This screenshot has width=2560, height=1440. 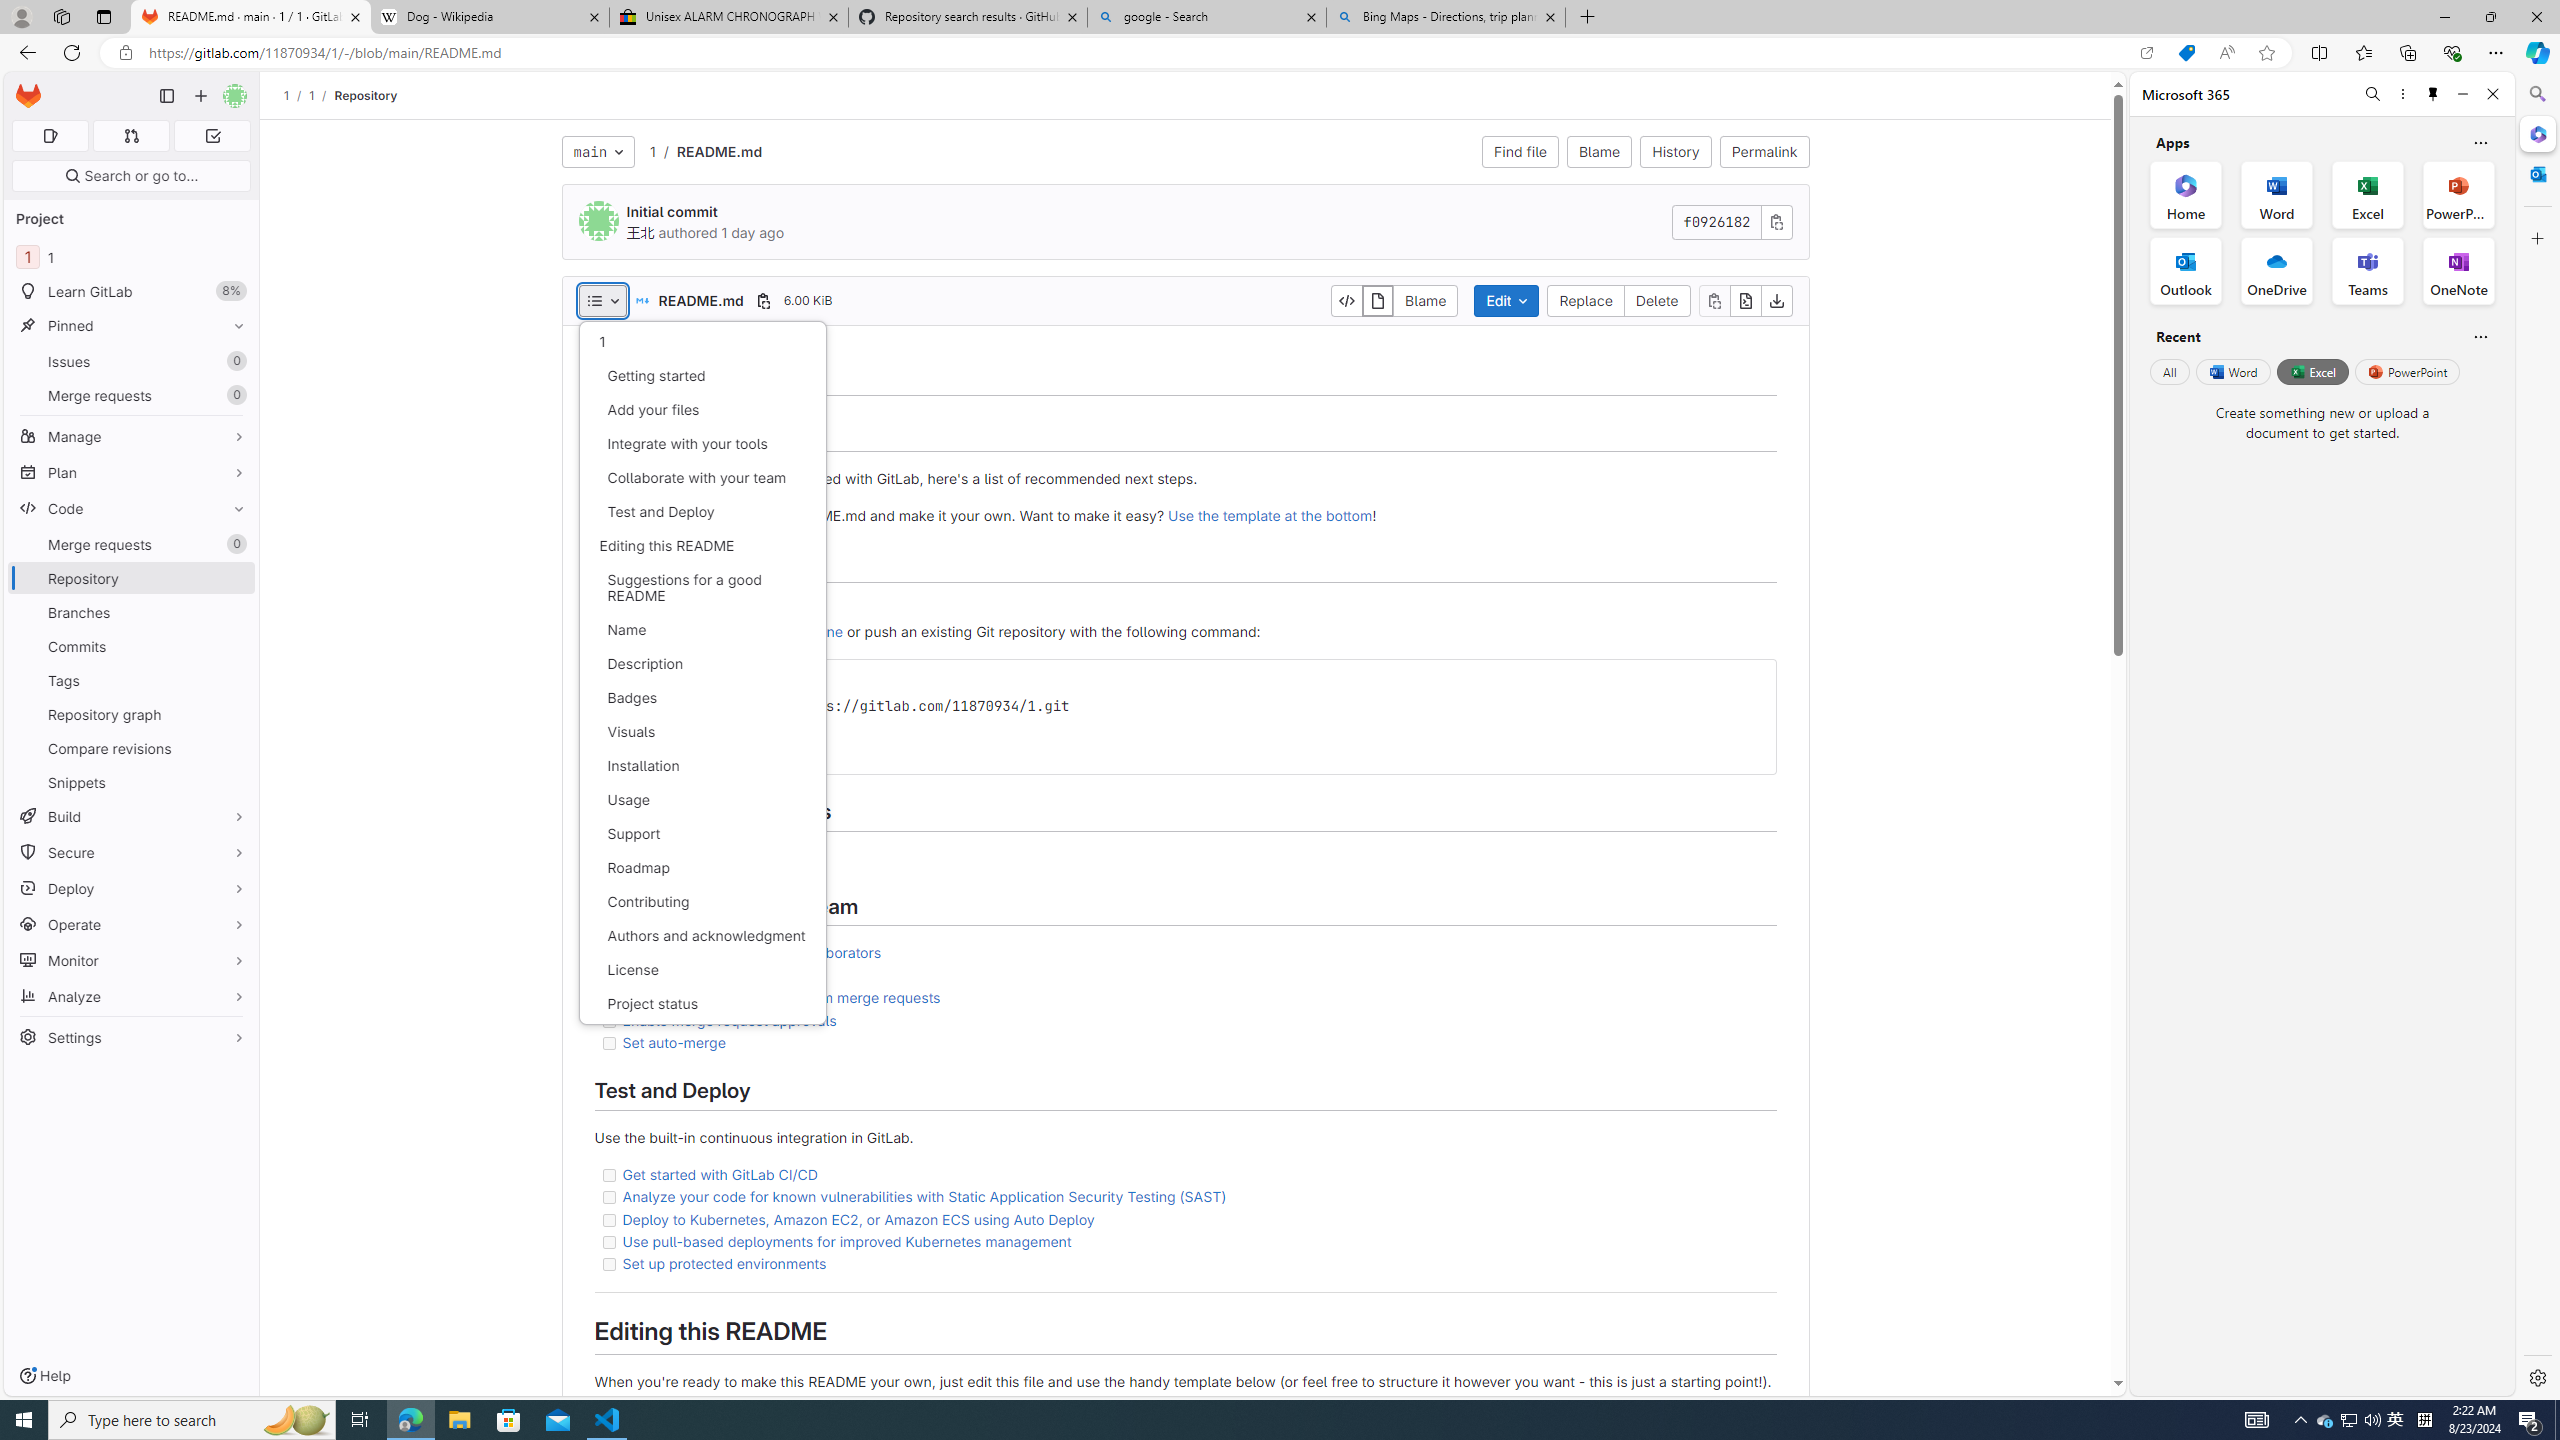 What do you see at coordinates (130, 747) in the screenshot?
I see `'Compare revisions'` at bounding box center [130, 747].